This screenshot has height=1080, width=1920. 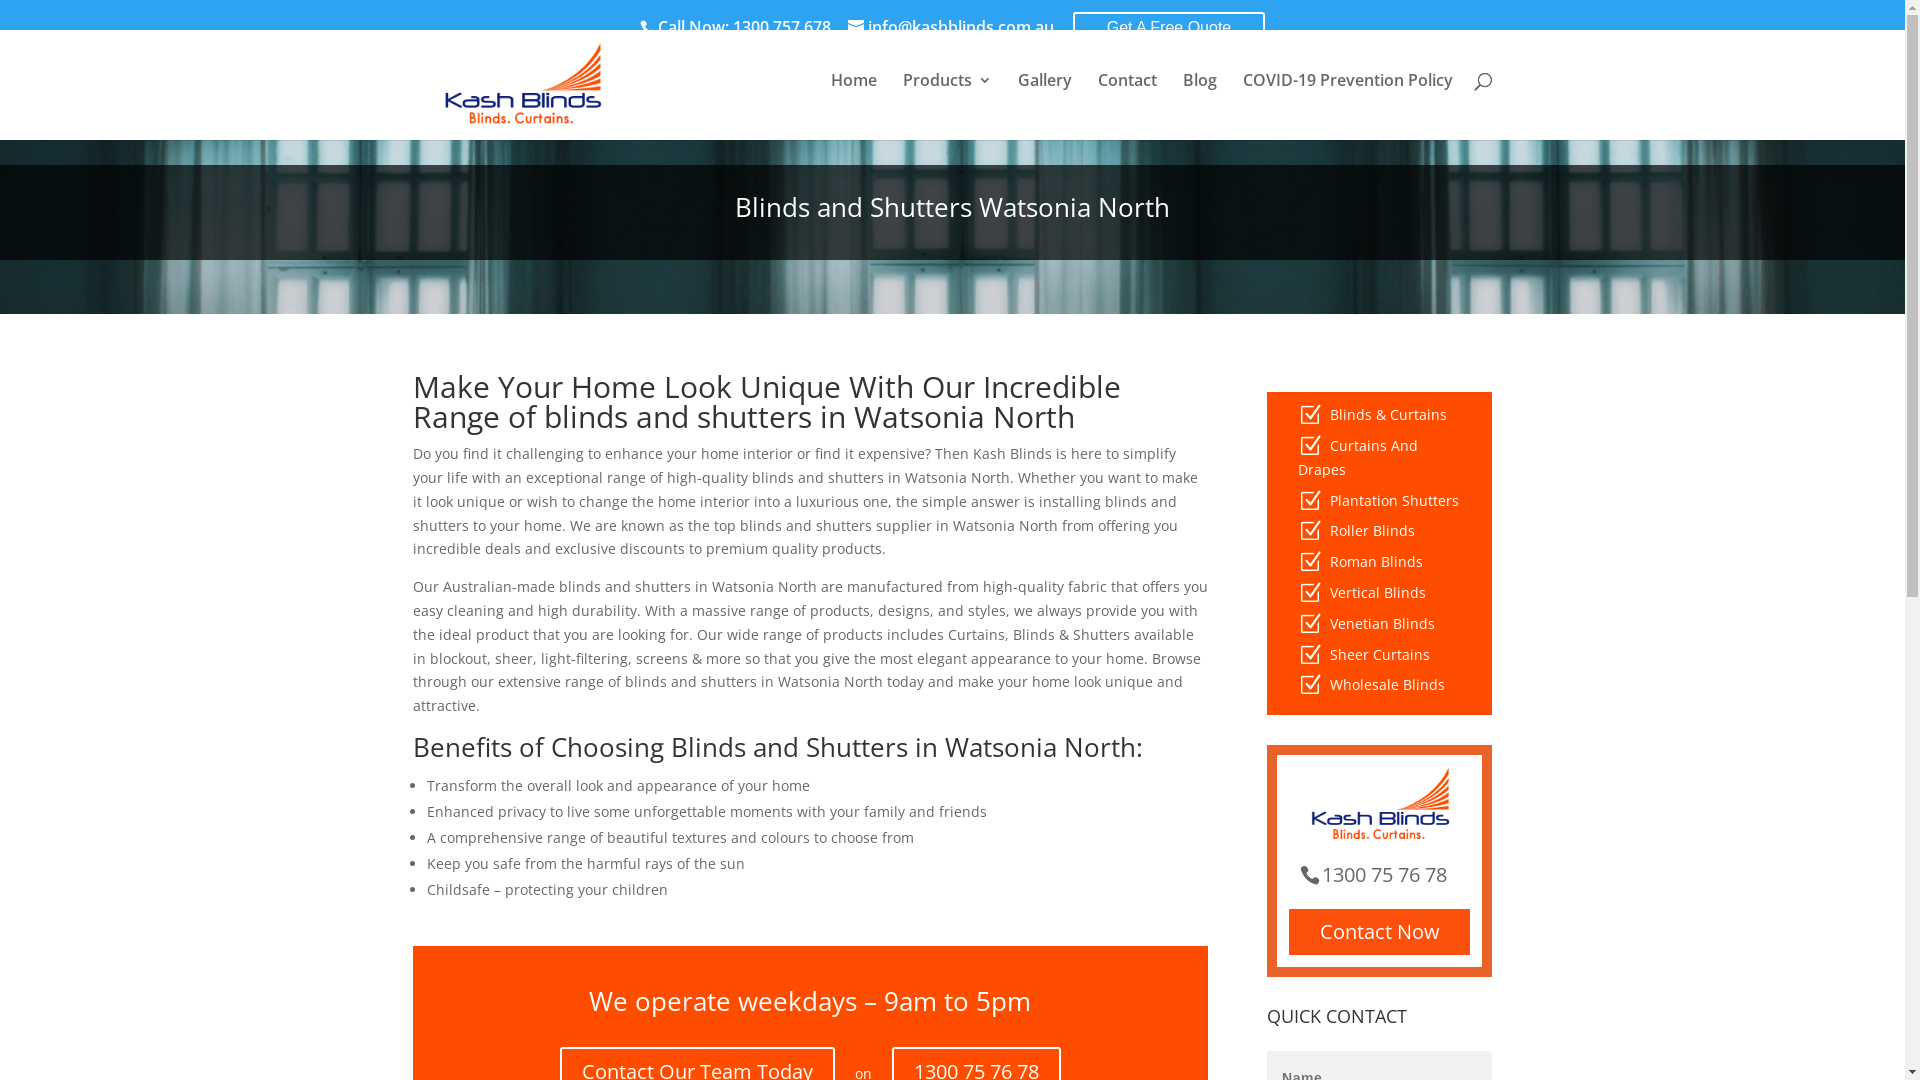 What do you see at coordinates (1387, 413) in the screenshot?
I see `'Blinds & Curtains'` at bounding box center [1387, 413].